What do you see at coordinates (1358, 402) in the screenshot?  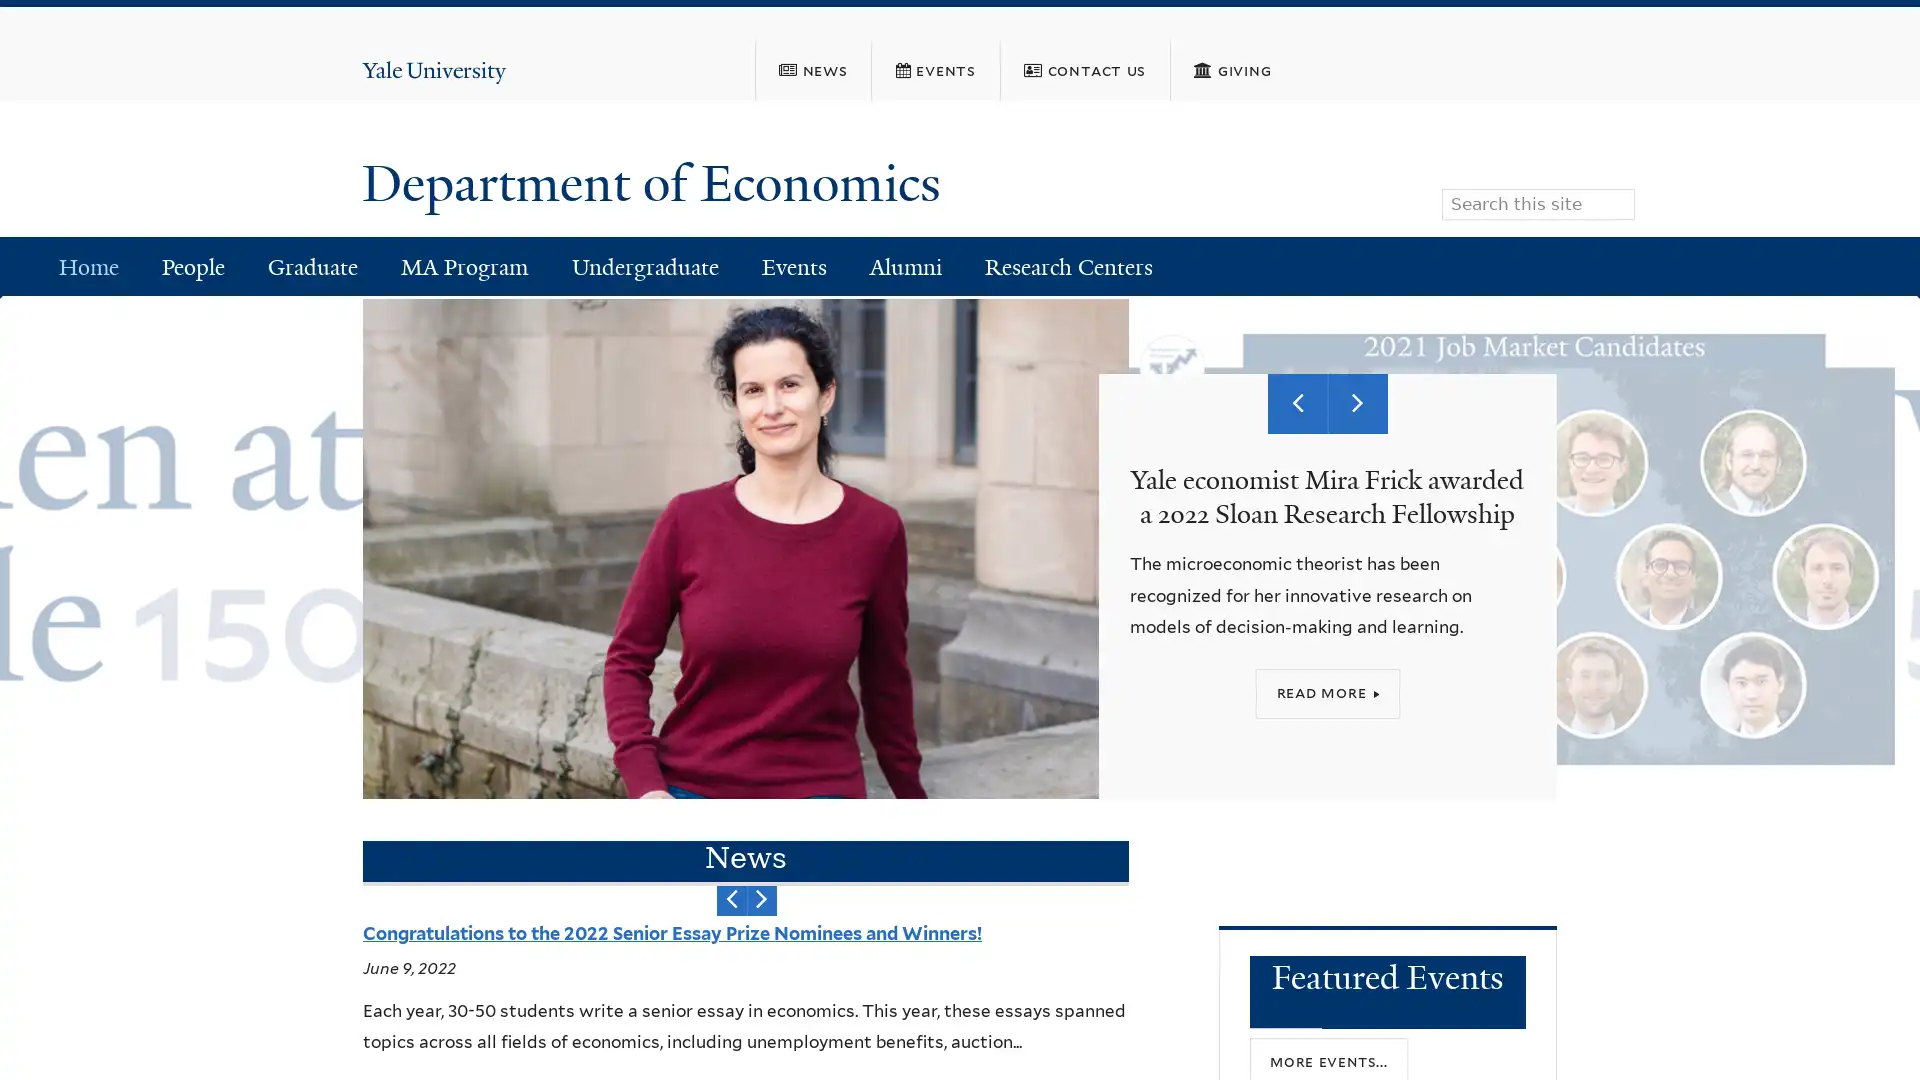 I see `next` at bounding box center [1358, 402].